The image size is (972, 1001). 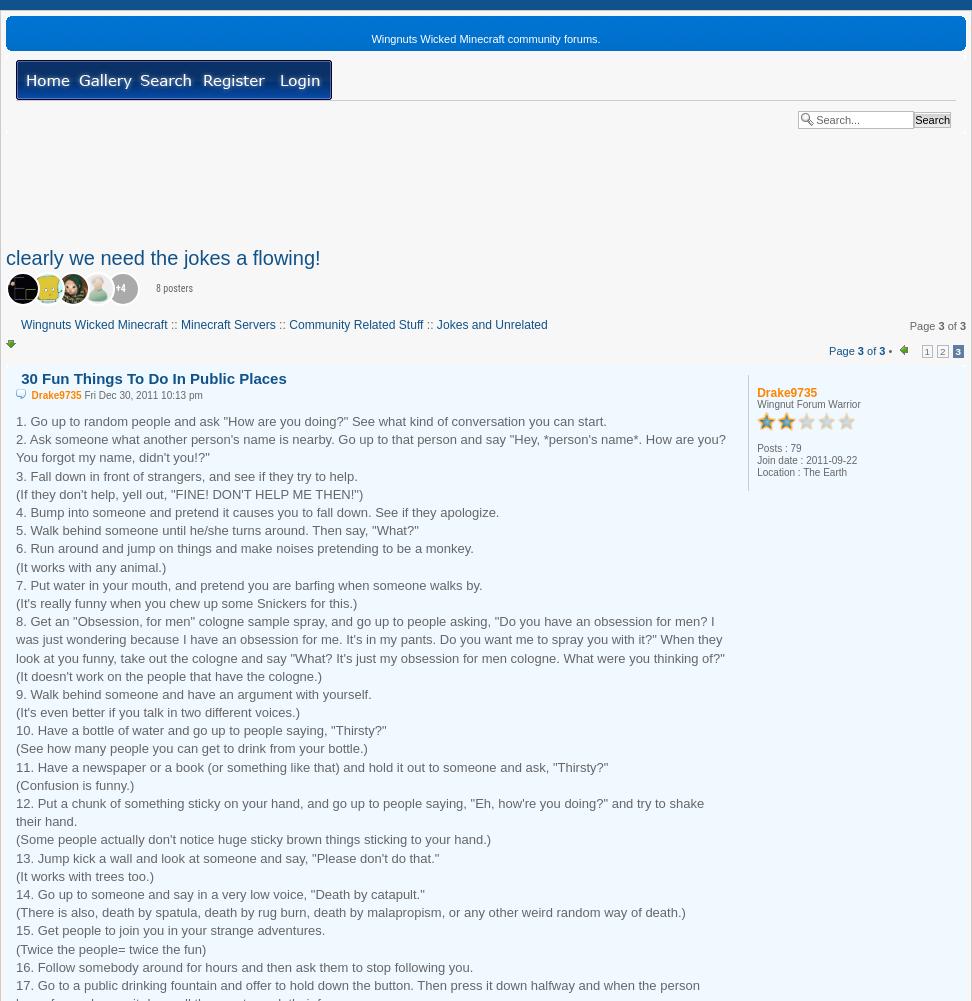 I want to click on '(It works with trees too.)', so click(x=16, y=875).